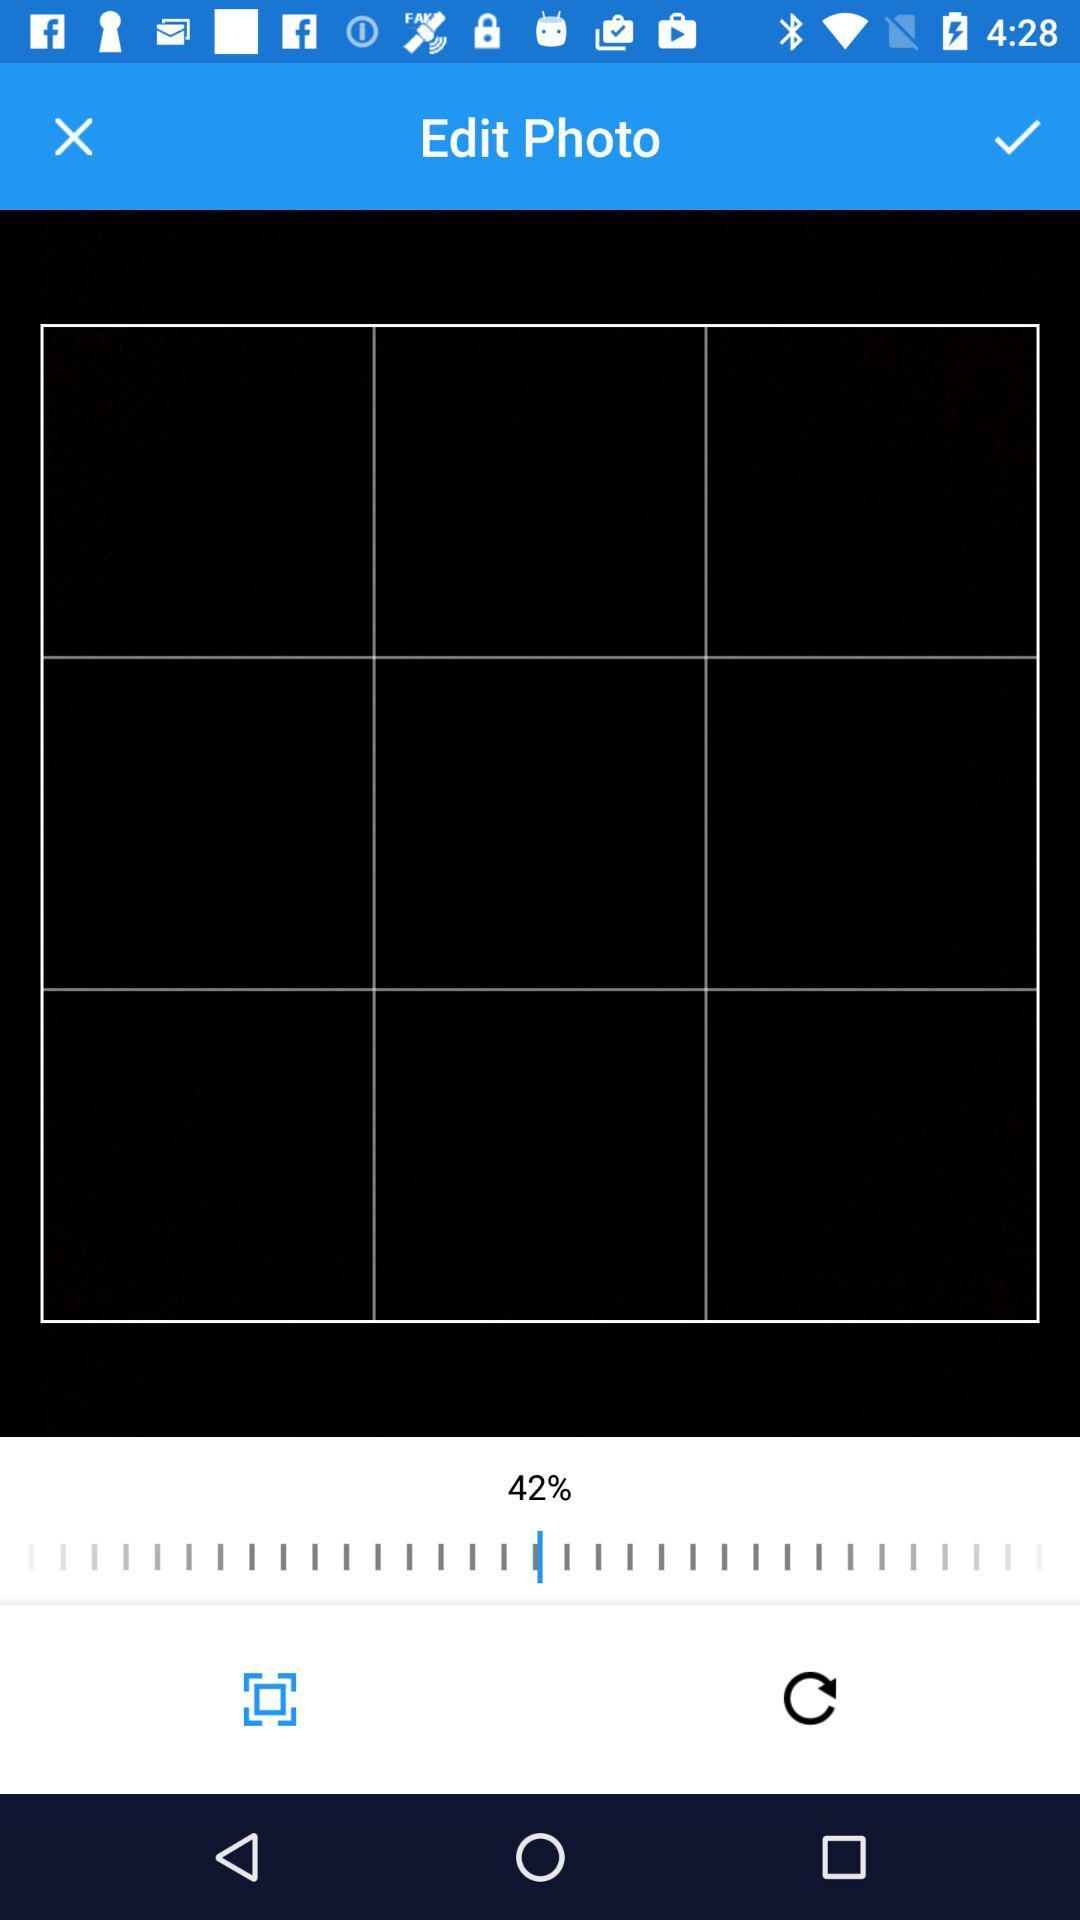 Image resolution: width=1080 pixels, height=1920 pixels. Describe the element at coordinates (72, 135) in the screenshot. I see `the icon to the left of the edit photo icon` at that location.